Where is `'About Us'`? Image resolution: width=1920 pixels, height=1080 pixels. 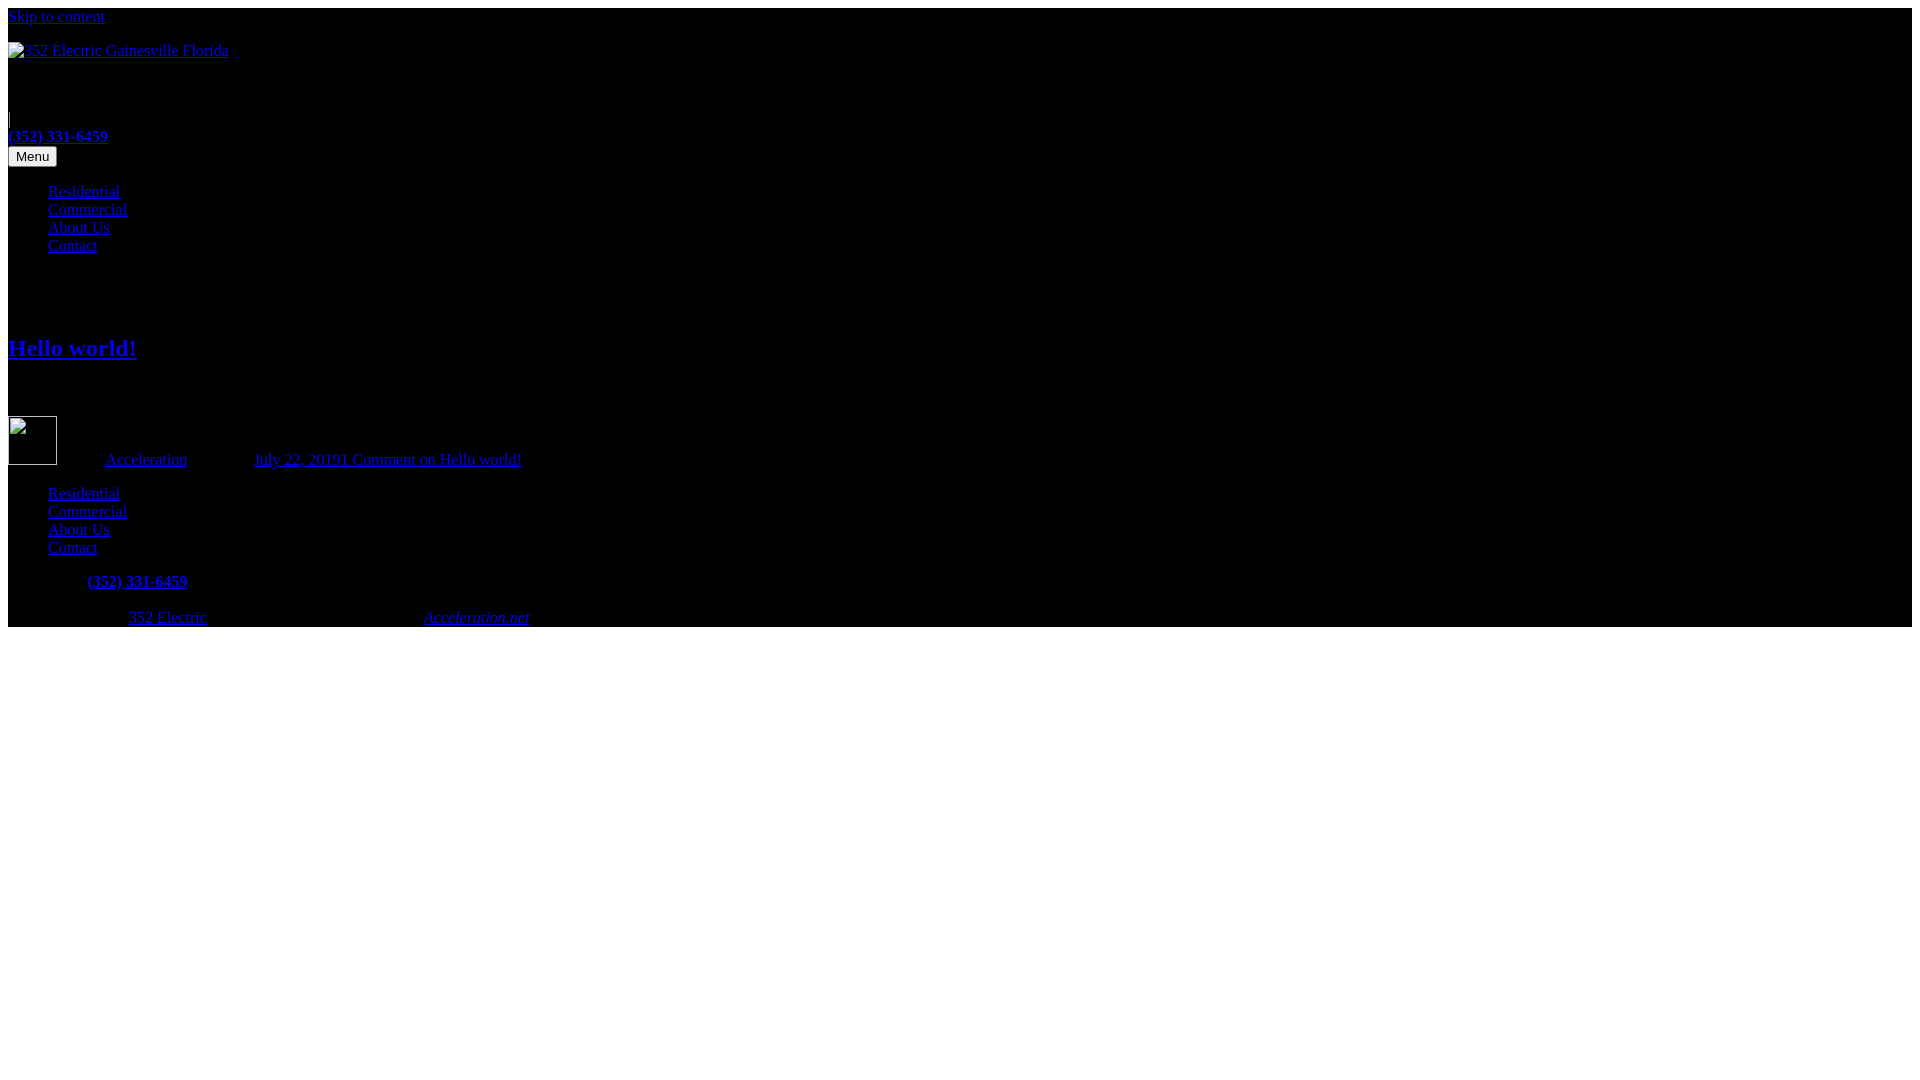 'About Us' is located at coordinates (78, 226).